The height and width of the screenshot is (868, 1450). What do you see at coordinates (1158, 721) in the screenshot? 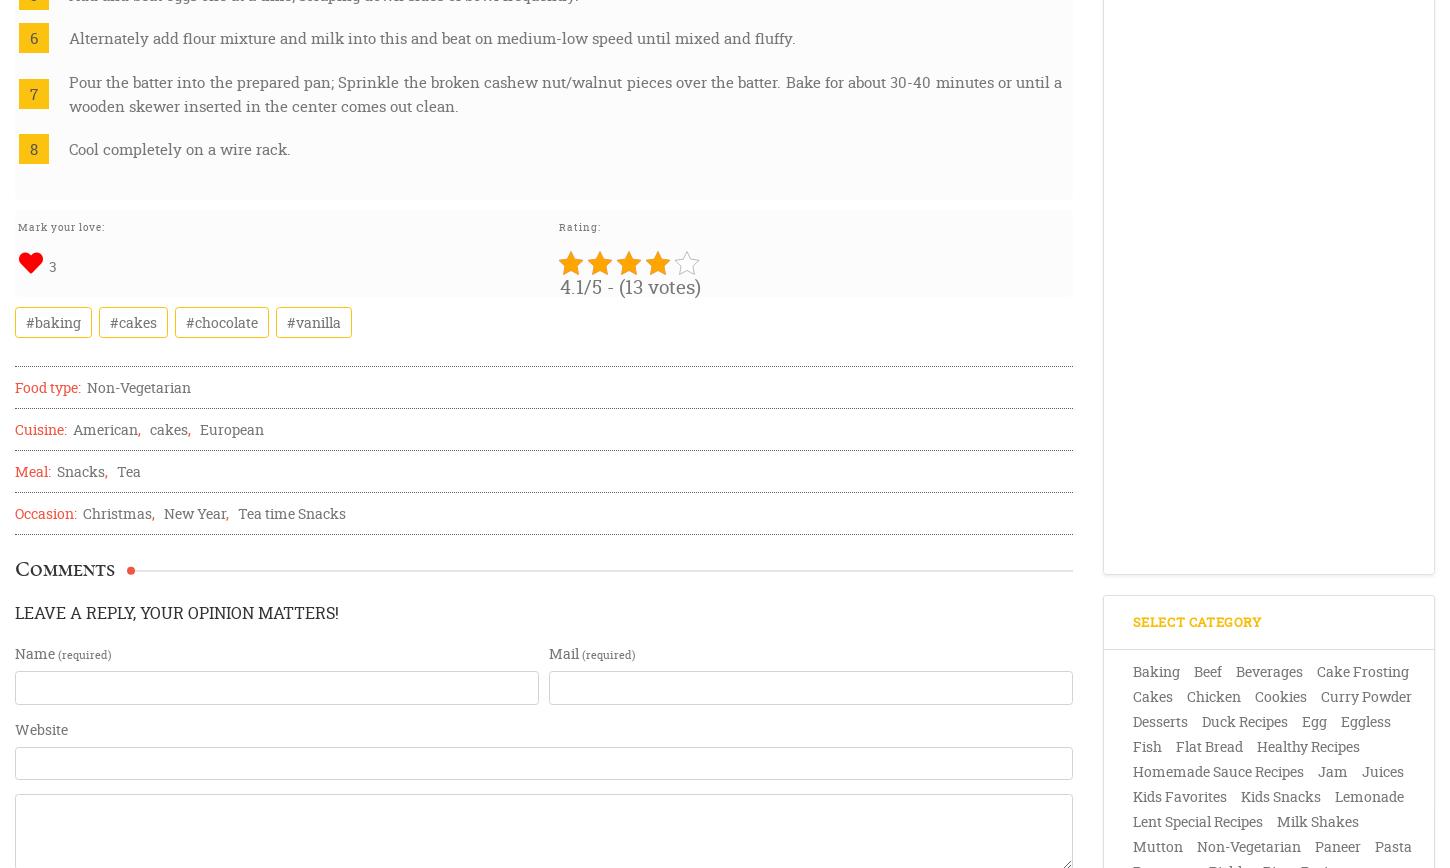
I see `'Desserts'` at bounding box center [1158, 721].